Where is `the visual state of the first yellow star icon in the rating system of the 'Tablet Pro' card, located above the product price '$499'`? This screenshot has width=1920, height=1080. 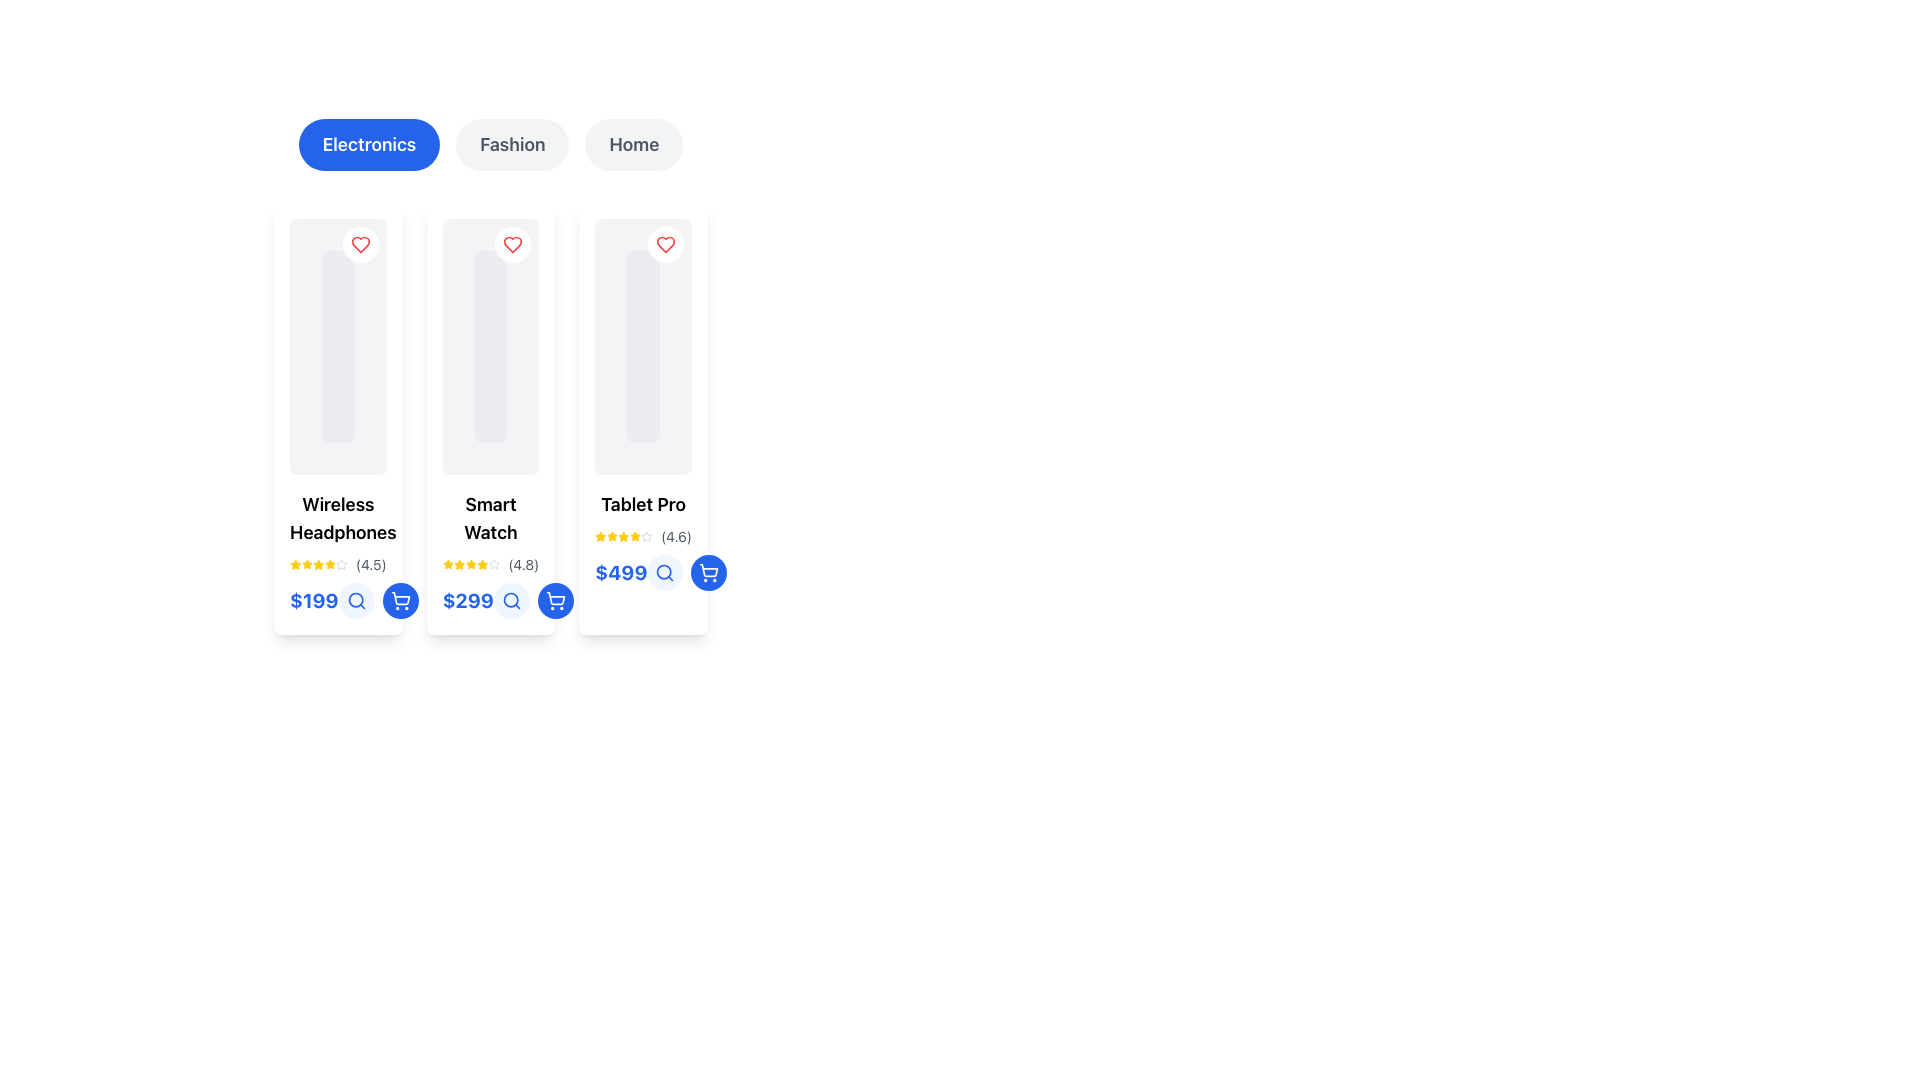 the visual state of the first yellow star icon in the rating system of the 'Tablet Pro' card, located above the product price '$499' is located at coordinates (600, 535).